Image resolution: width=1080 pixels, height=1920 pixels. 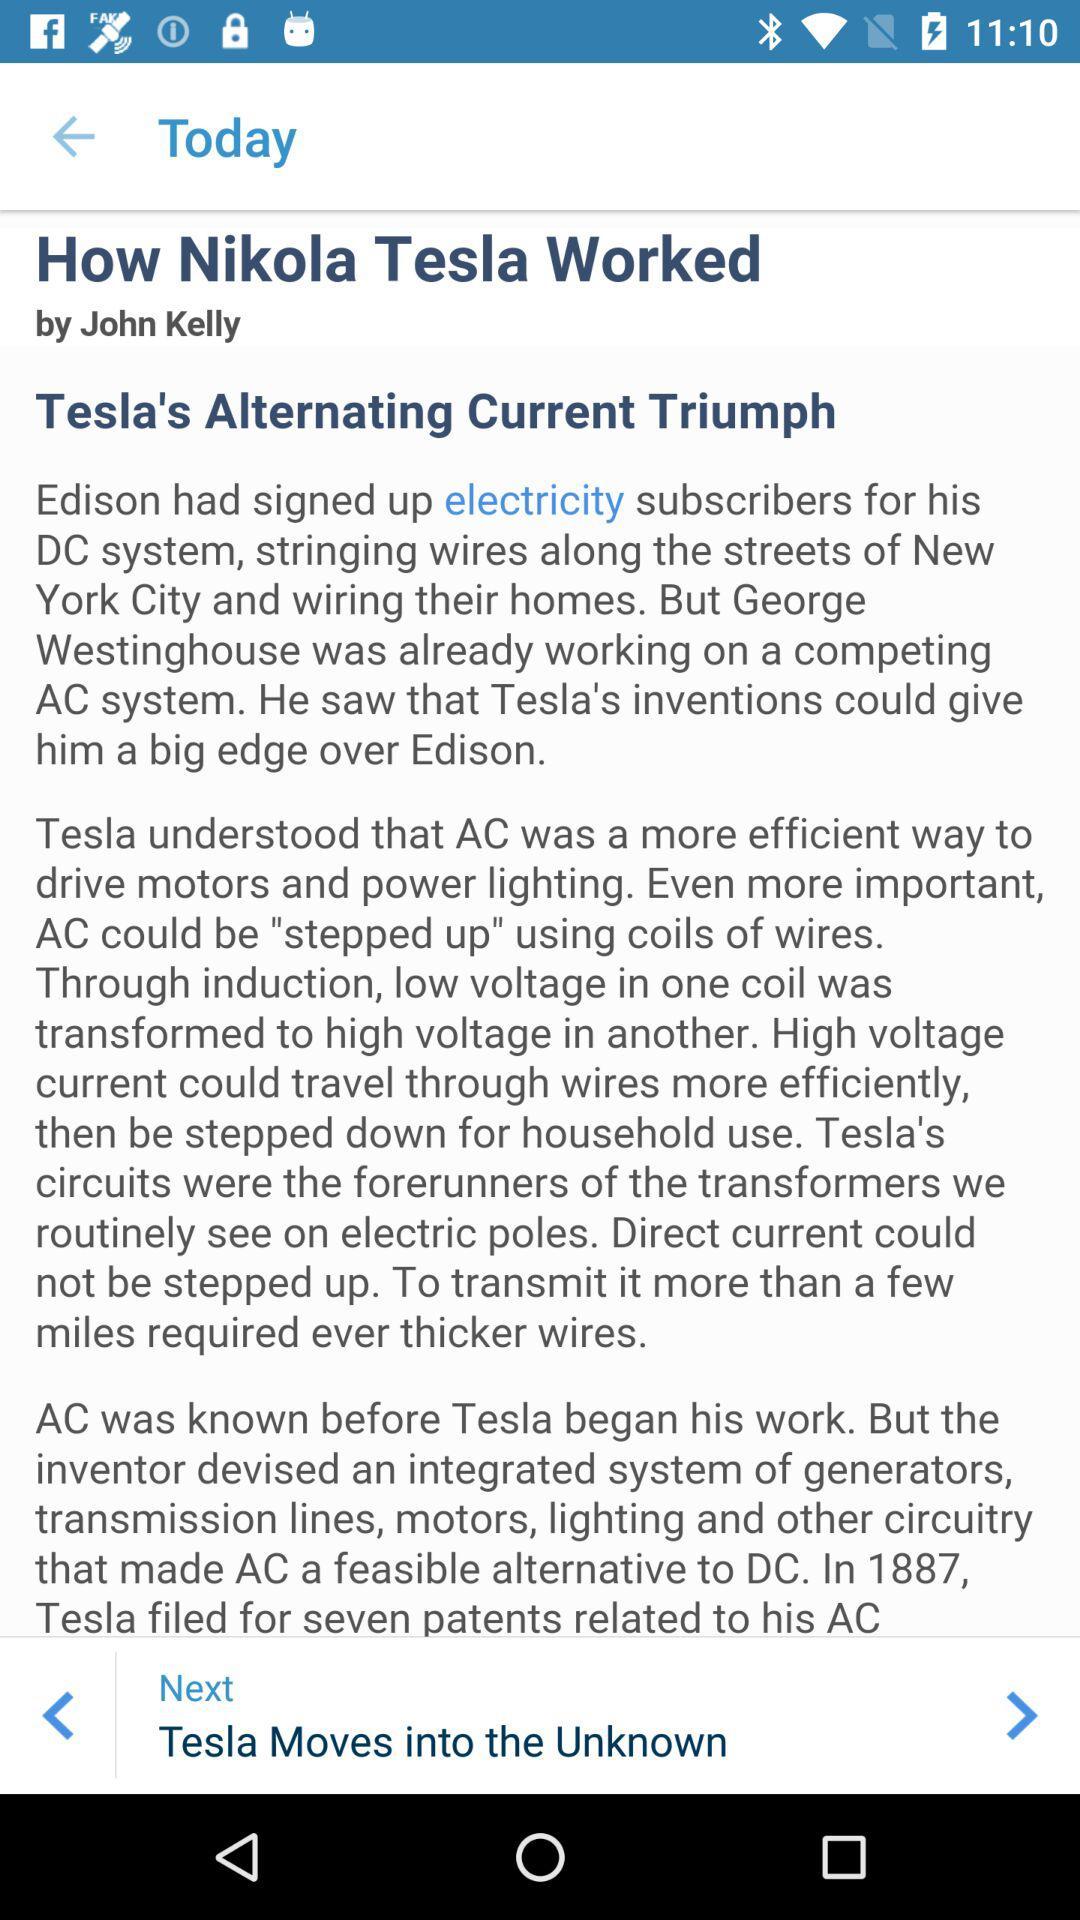 I want to click on the arrow_forward icon, so click(x=1022, y=1714).